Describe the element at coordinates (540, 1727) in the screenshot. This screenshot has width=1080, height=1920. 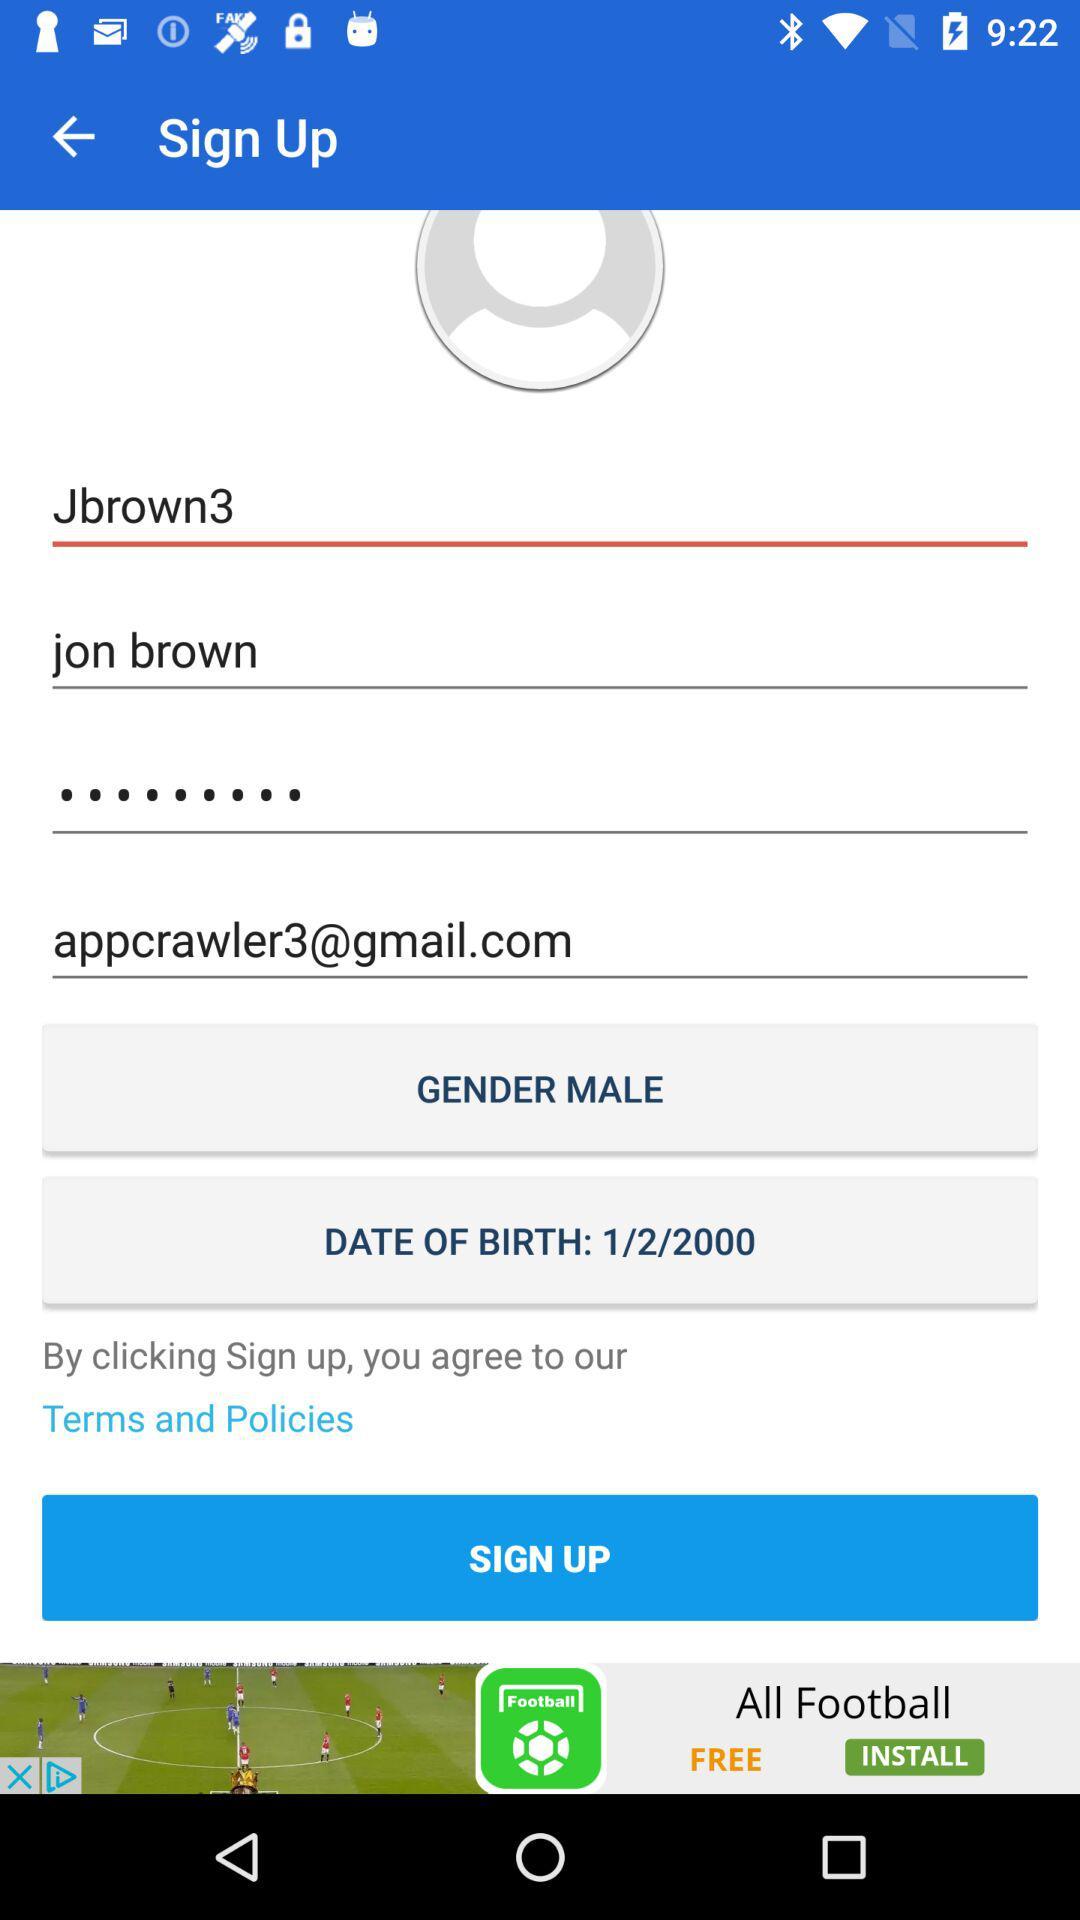
I see `advertisement` at that location.